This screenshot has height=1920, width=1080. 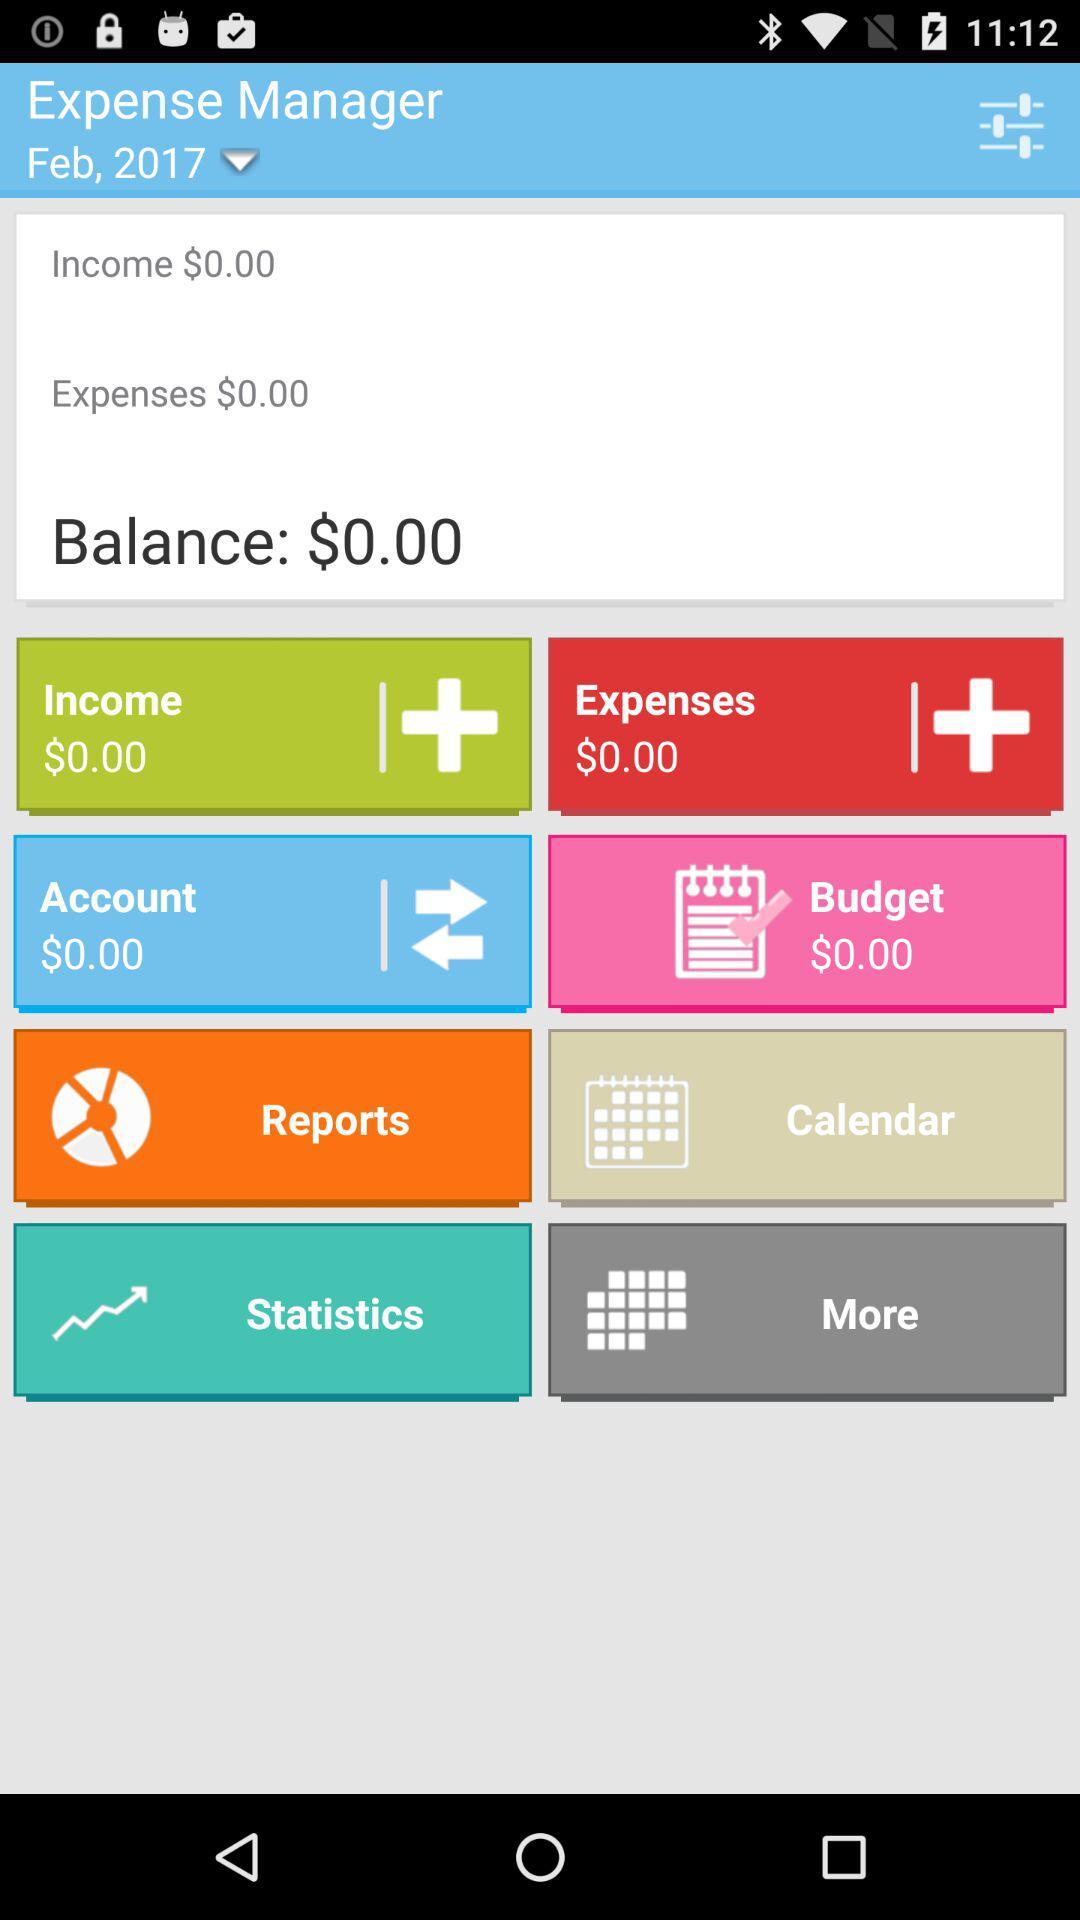 What do you see at coordinates (441, 725) in the screenshot?
I see `to add option` at bounding box center [441, 725].